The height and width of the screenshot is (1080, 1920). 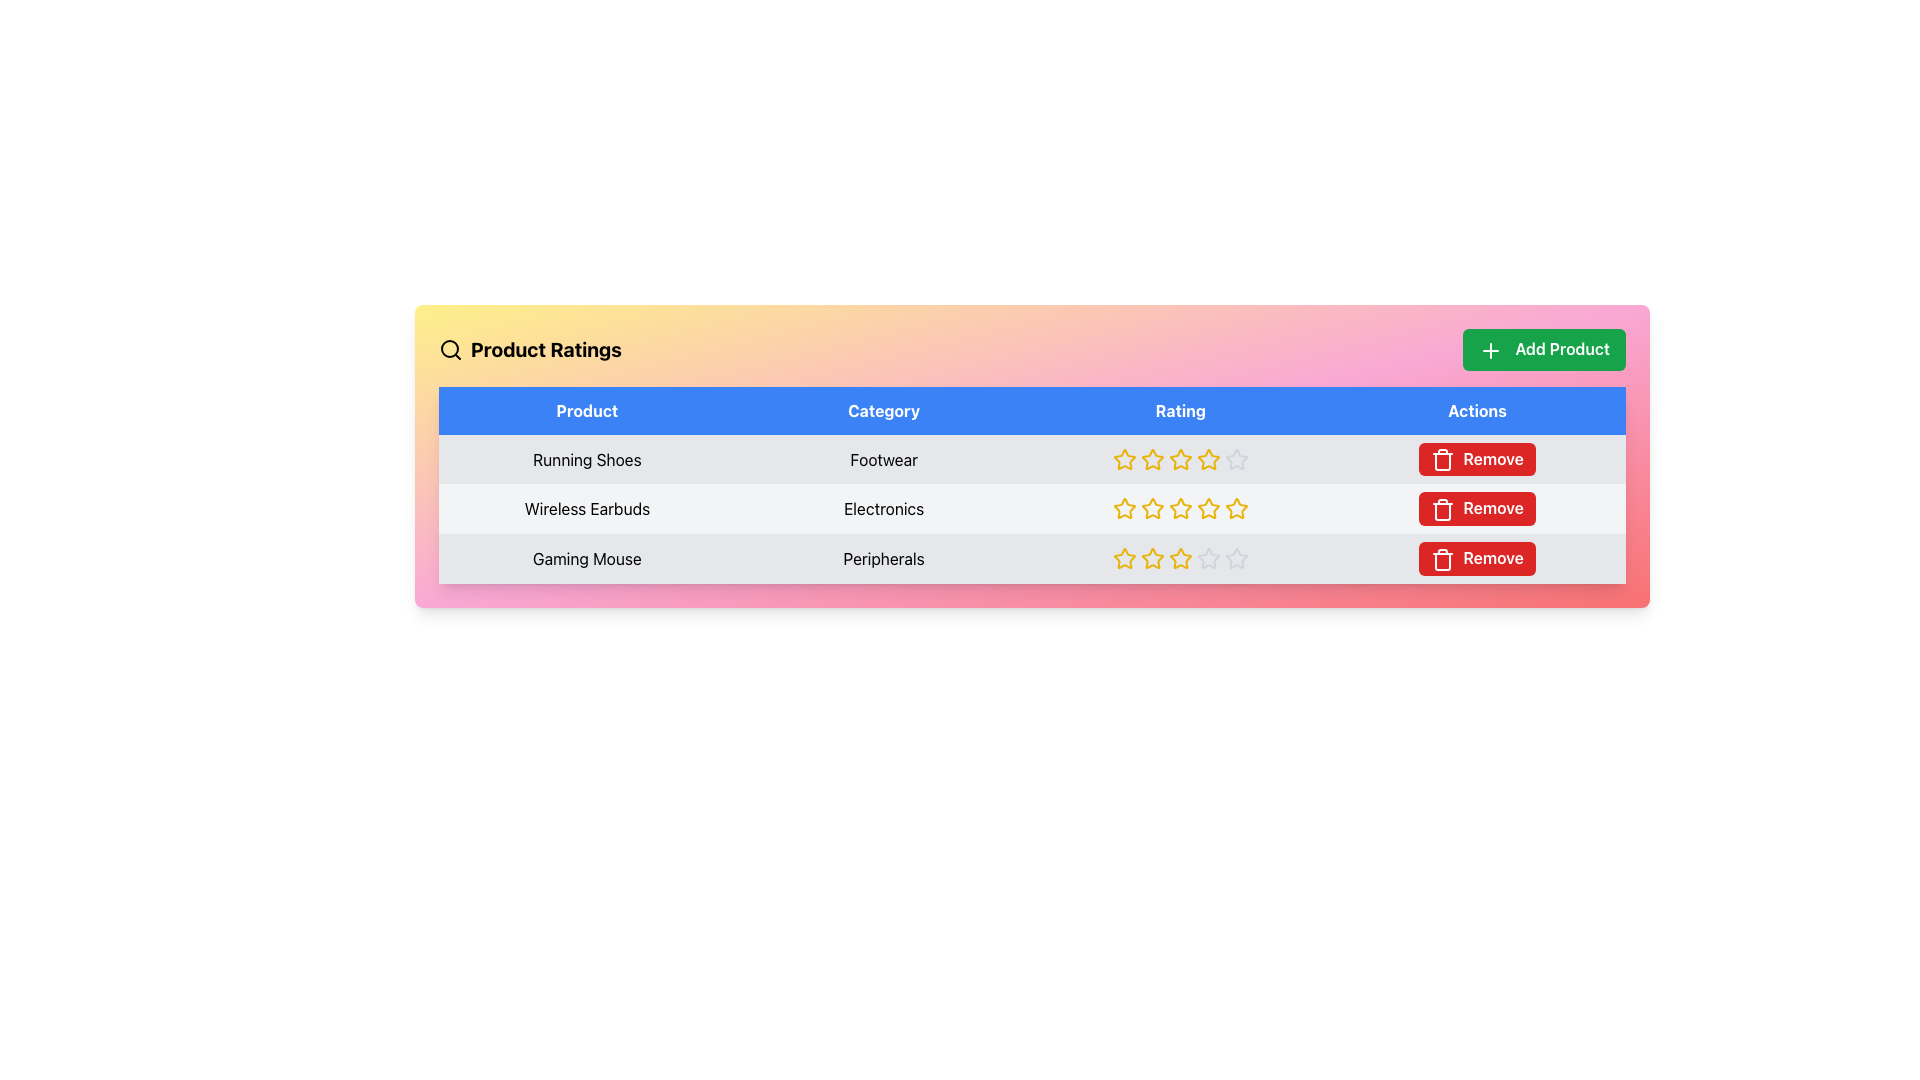 I want to click on the fourth star icon in the rating section for the product category 'Footwear', so click(x=1180, y=459).